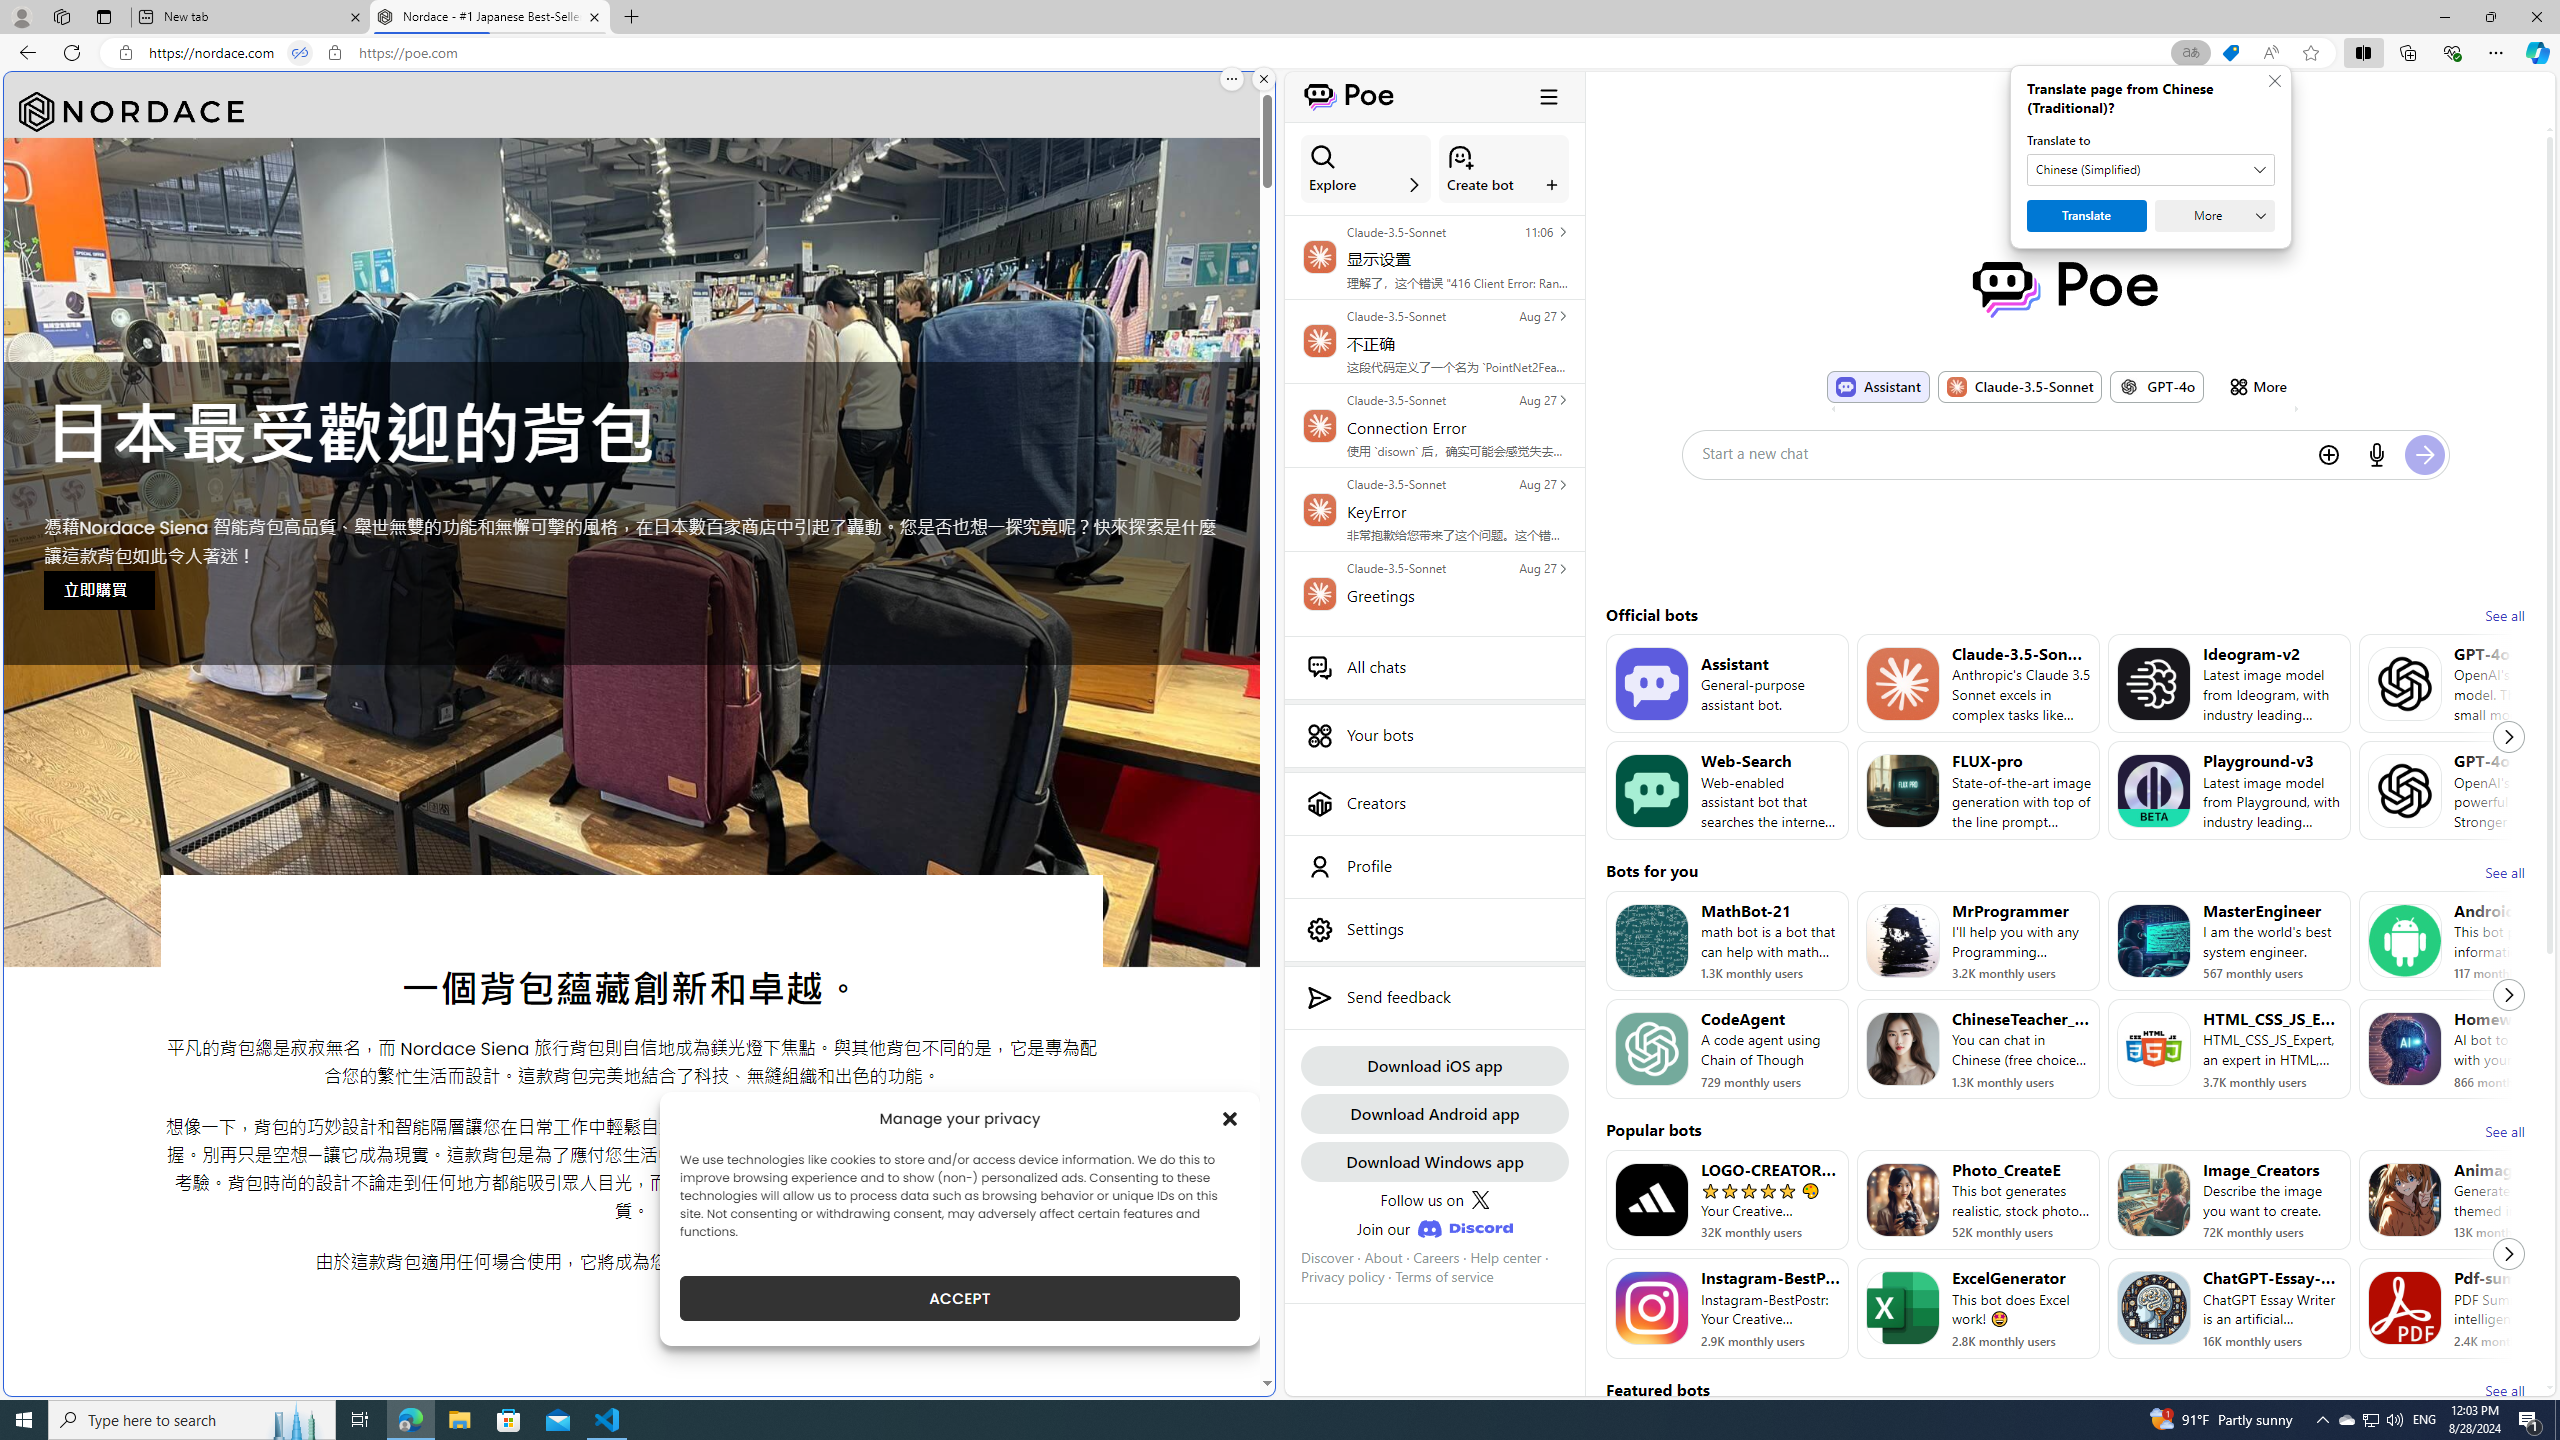 The height and width of the screenshot is (1440, 2560). Describe the element at coordinates (2507, 1253) in the screenshot. I see `'Next'` at that location.